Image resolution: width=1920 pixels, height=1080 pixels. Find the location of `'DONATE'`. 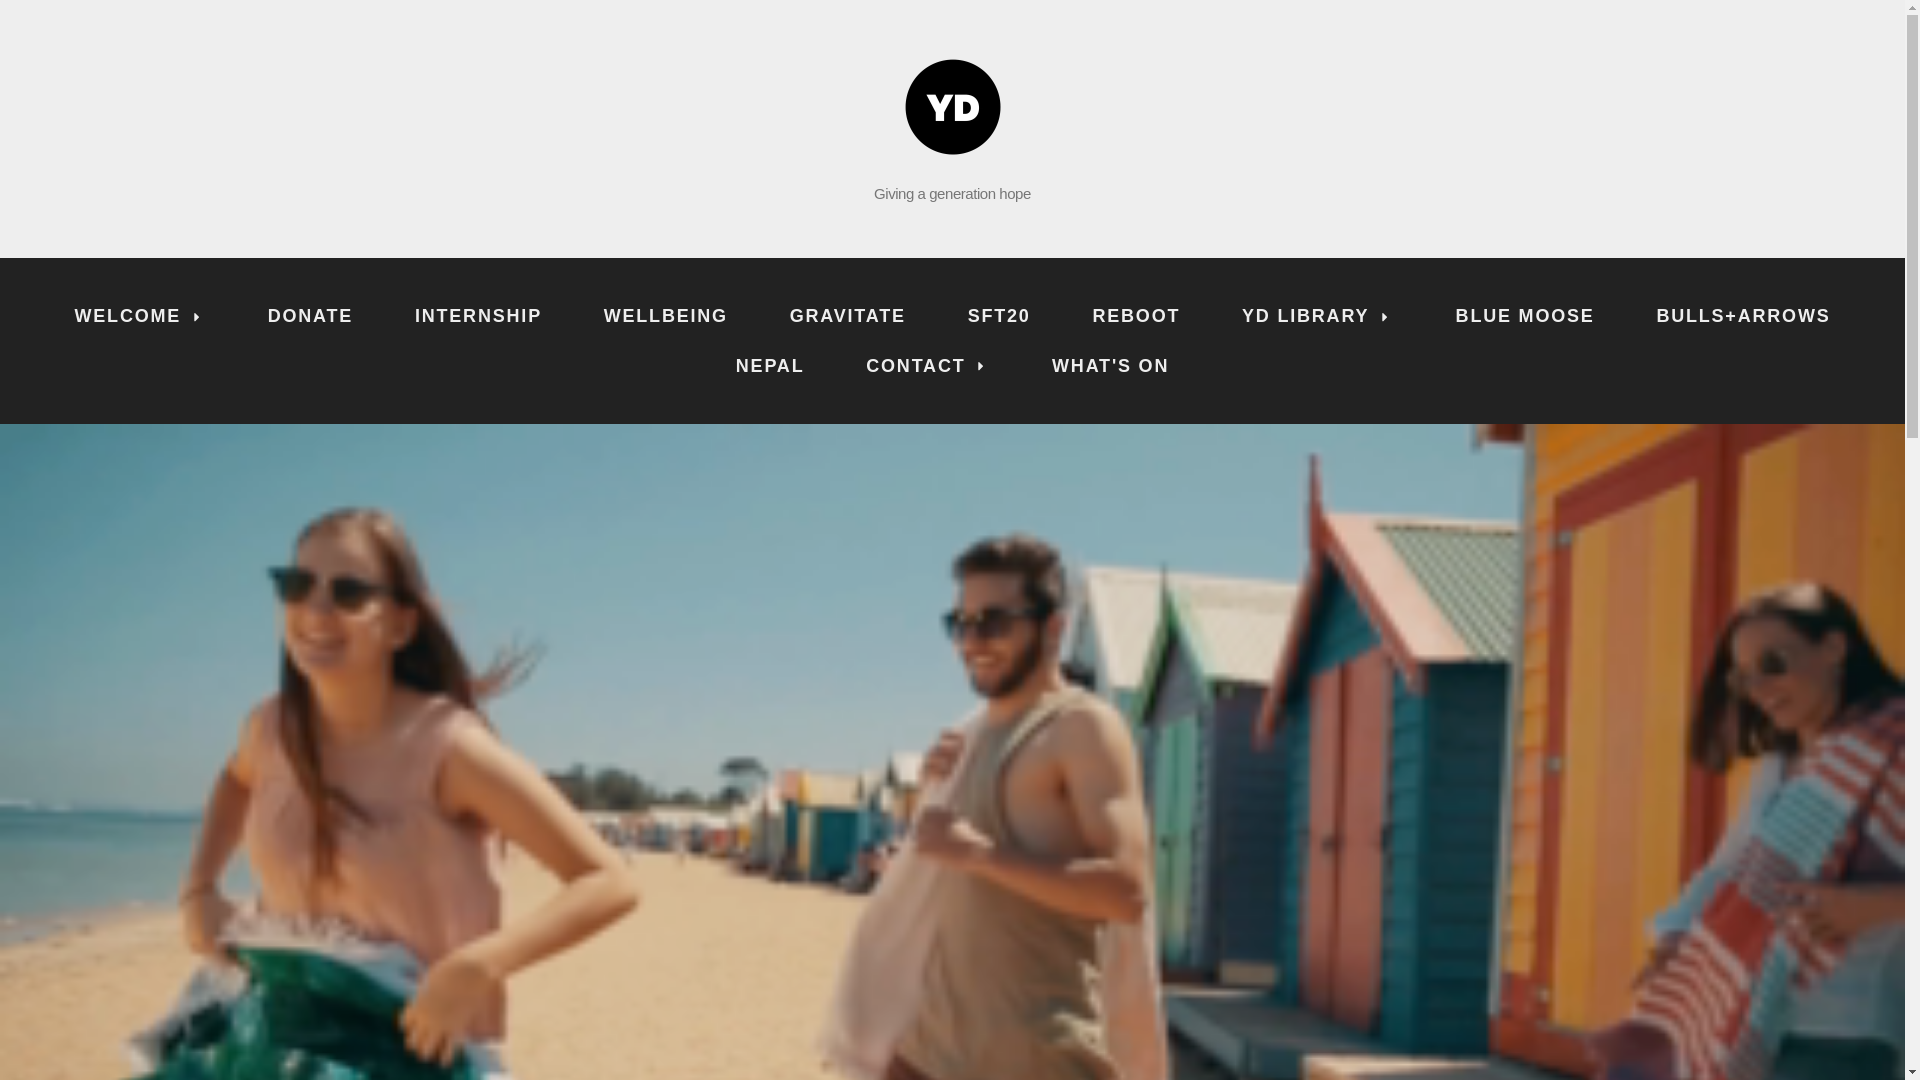

'DONATE' is located at coordinates (239, 315).